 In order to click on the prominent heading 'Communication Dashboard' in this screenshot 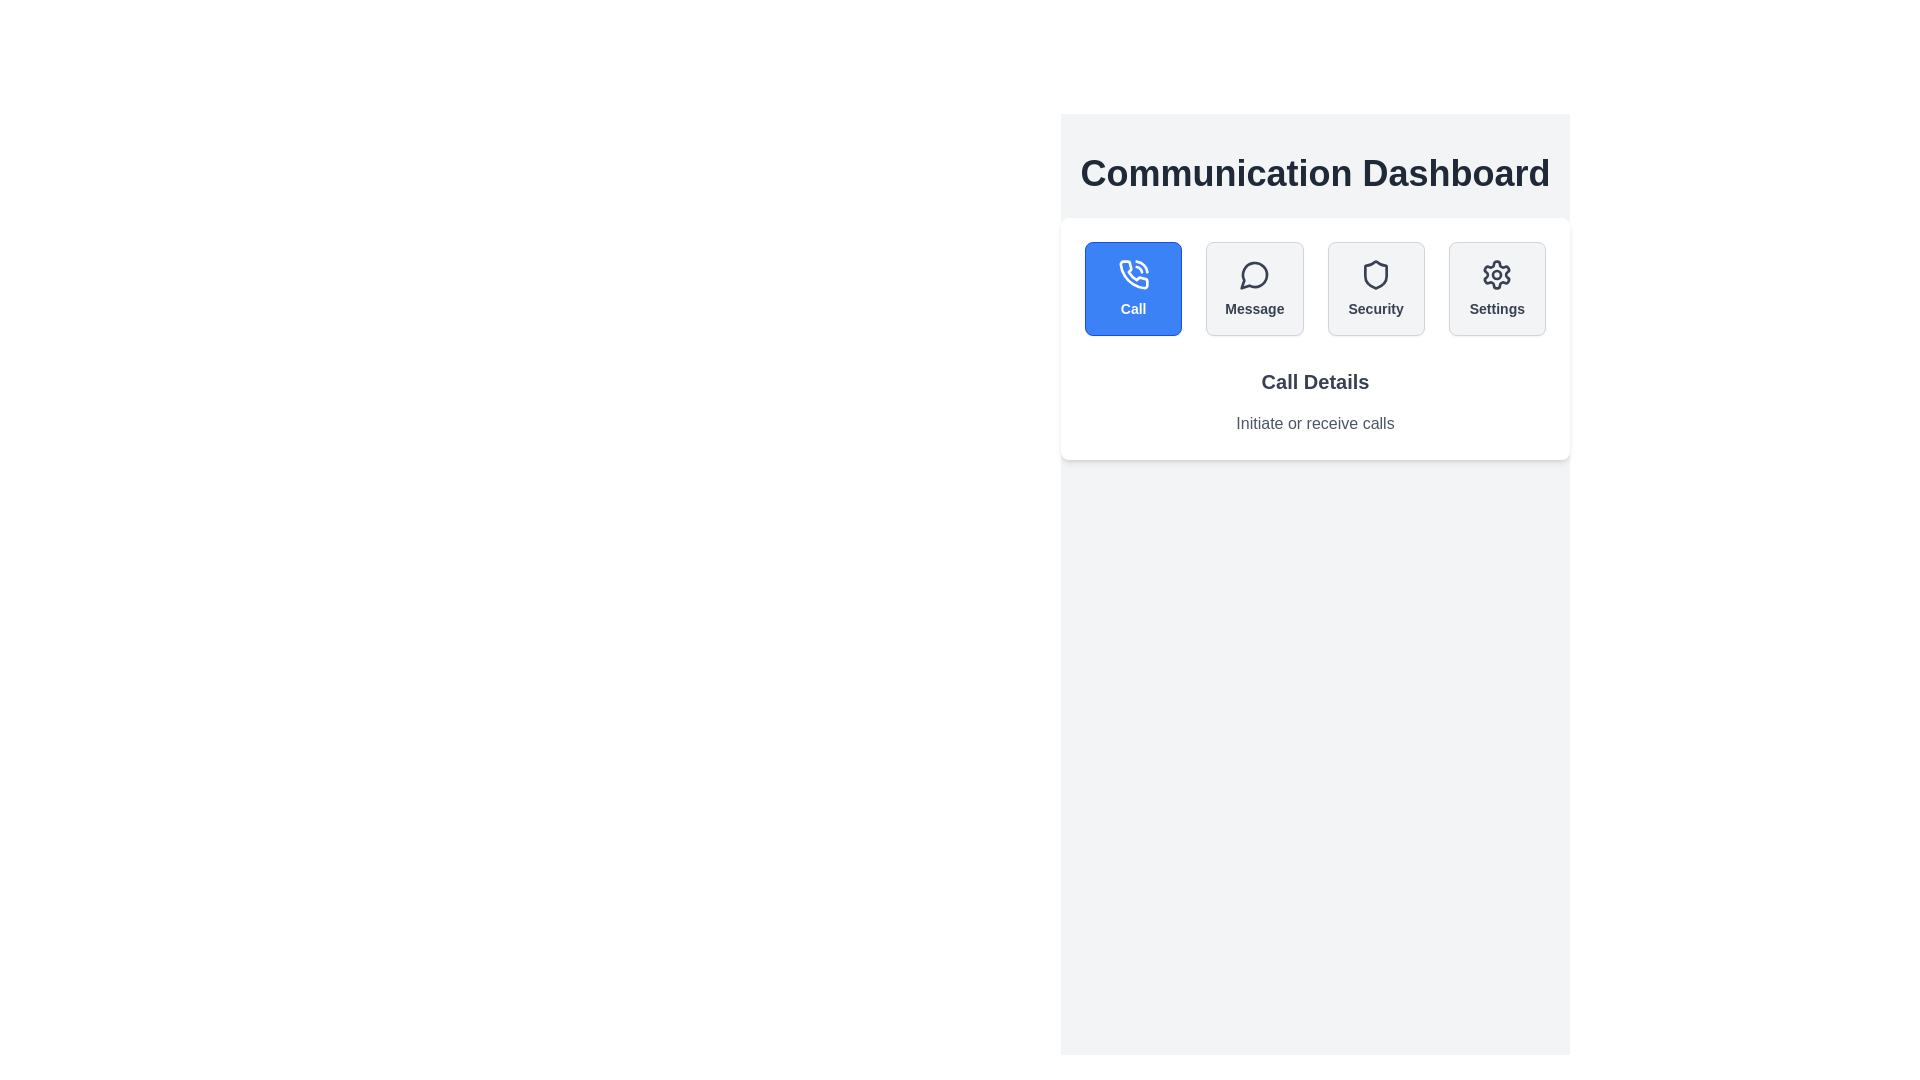, I will do `click(1315, 172)`.